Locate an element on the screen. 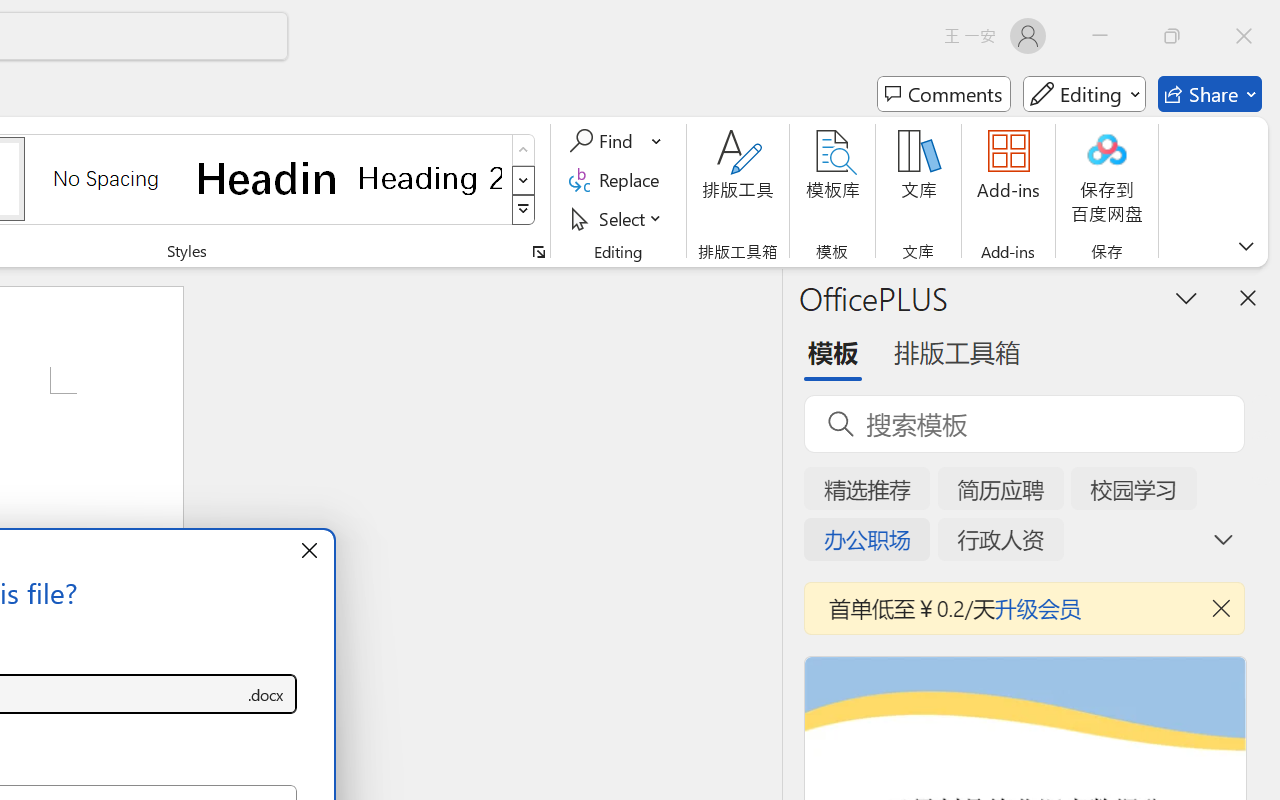 The image size is (1280, 800). 'Replace...' is located at coordinates (616, 179).